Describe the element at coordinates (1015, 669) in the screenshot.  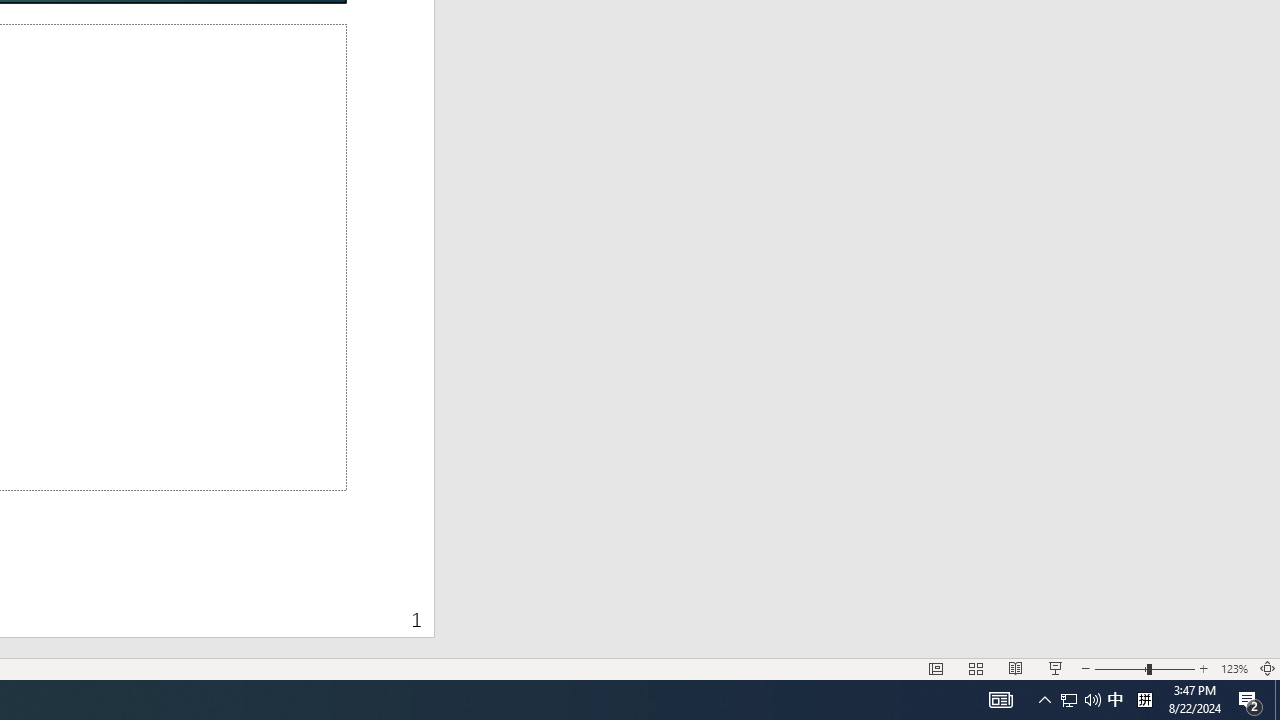
I see `'Reading View'` at that location.